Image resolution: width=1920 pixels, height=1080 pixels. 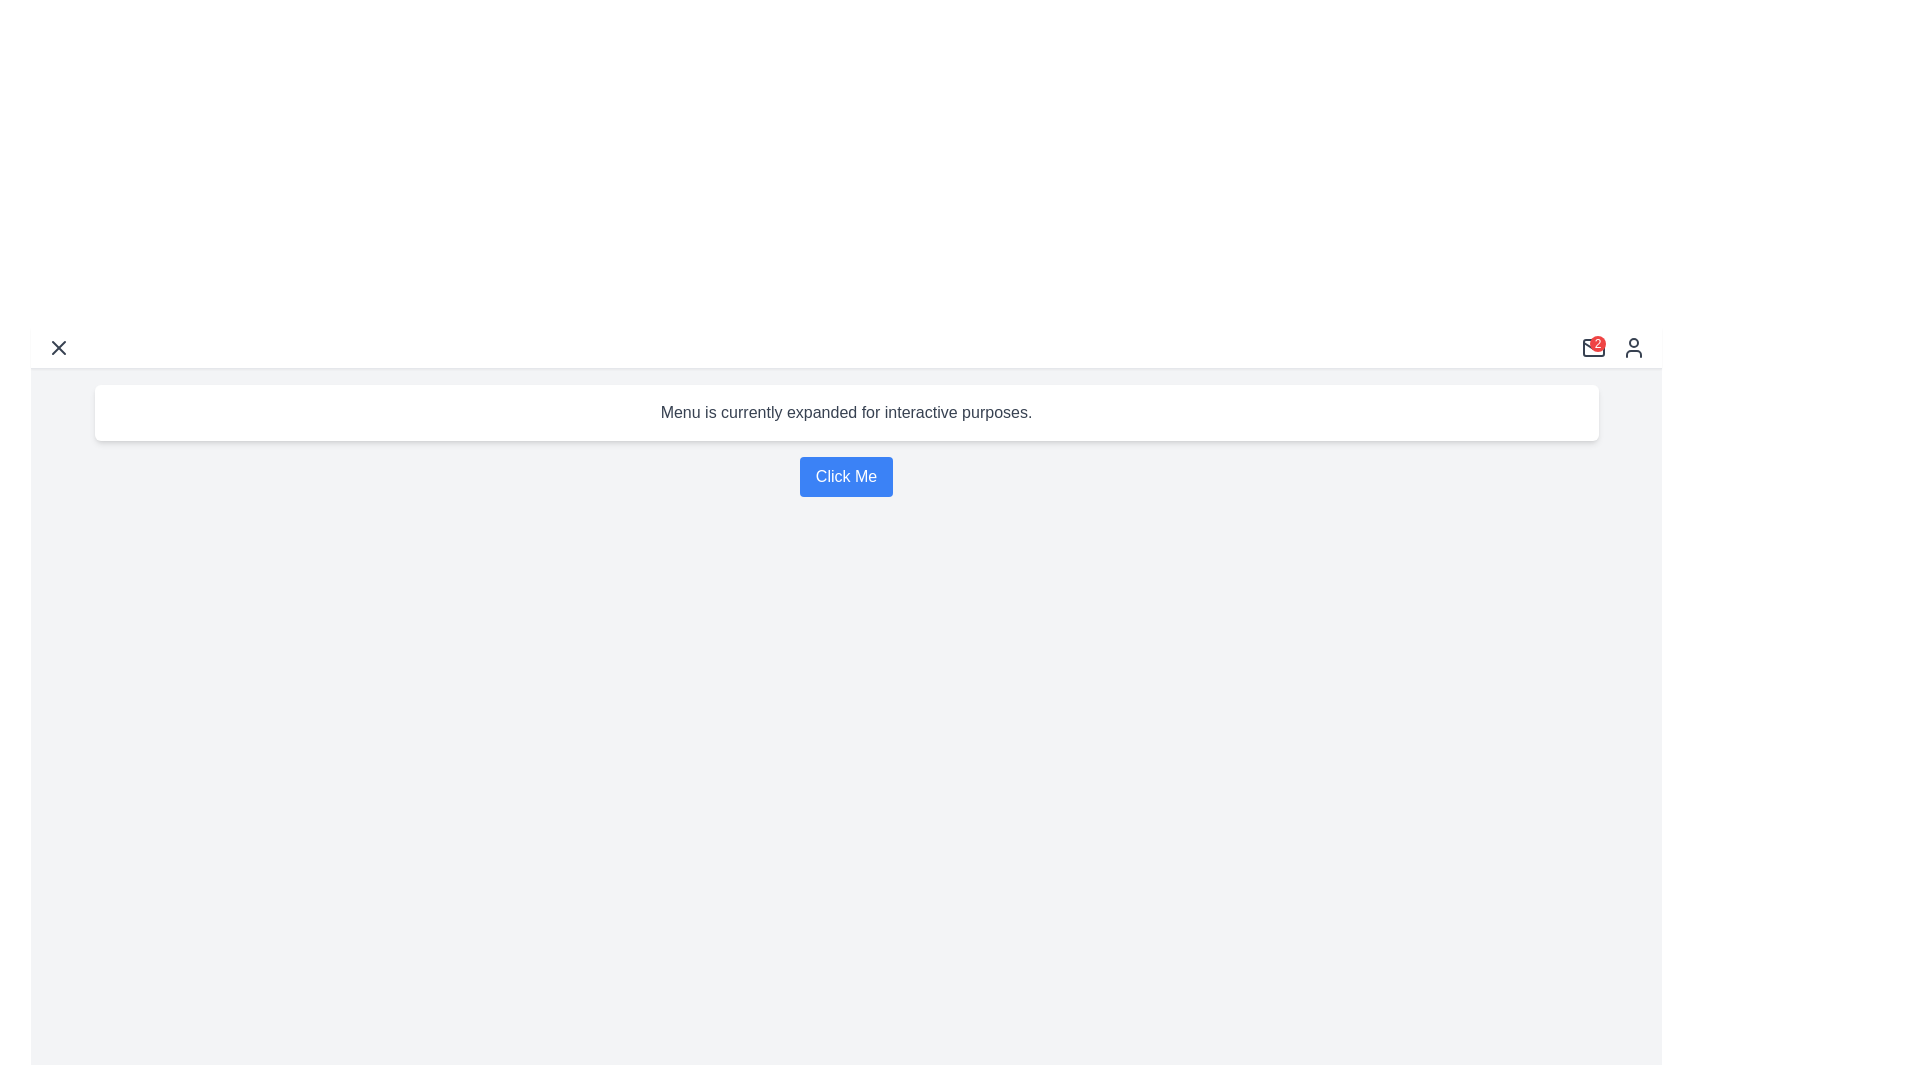 What do you see at coordinates (58, 346) in the screenshot?
I see `the cross symbol icon, which is styled with dark lines intersecting diagonally within a square` at bounding box center [58, 346].